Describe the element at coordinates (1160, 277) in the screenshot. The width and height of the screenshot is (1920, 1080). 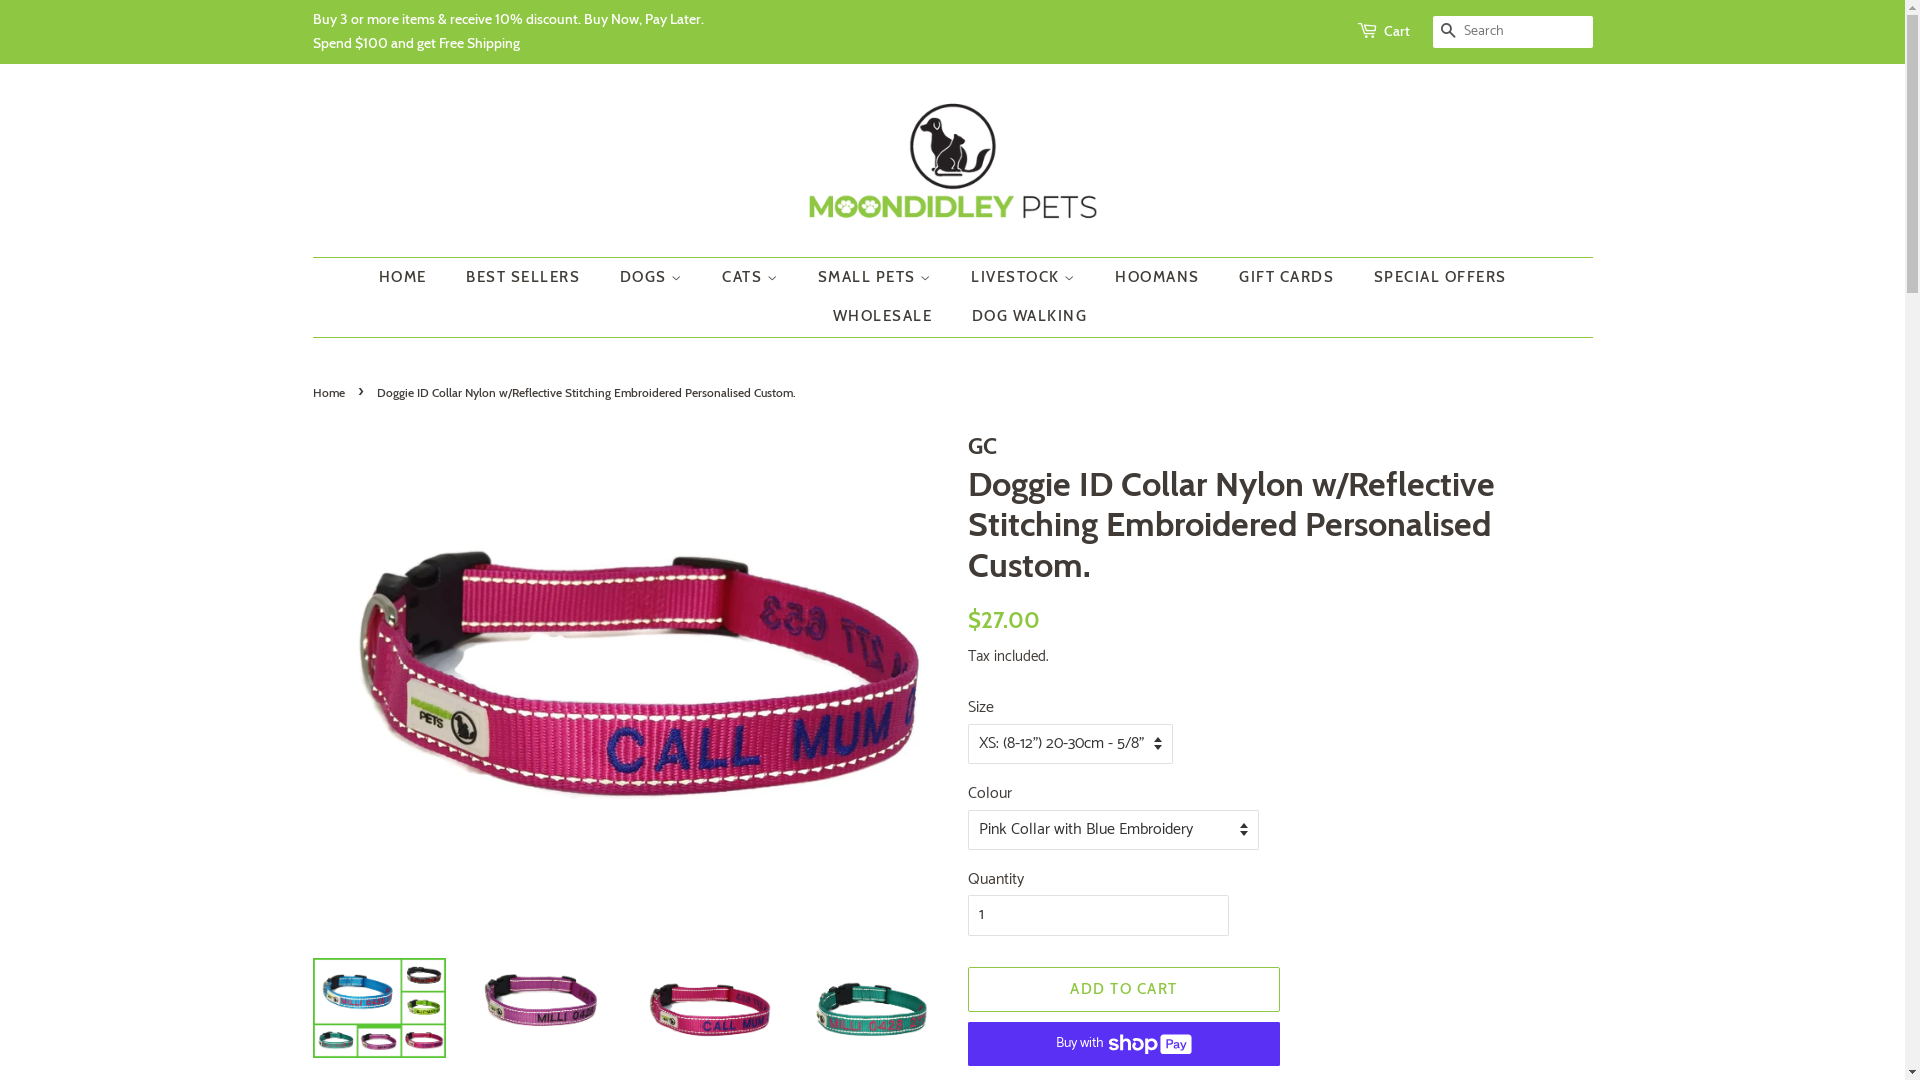
I see `'HOOMANS'` at that location.